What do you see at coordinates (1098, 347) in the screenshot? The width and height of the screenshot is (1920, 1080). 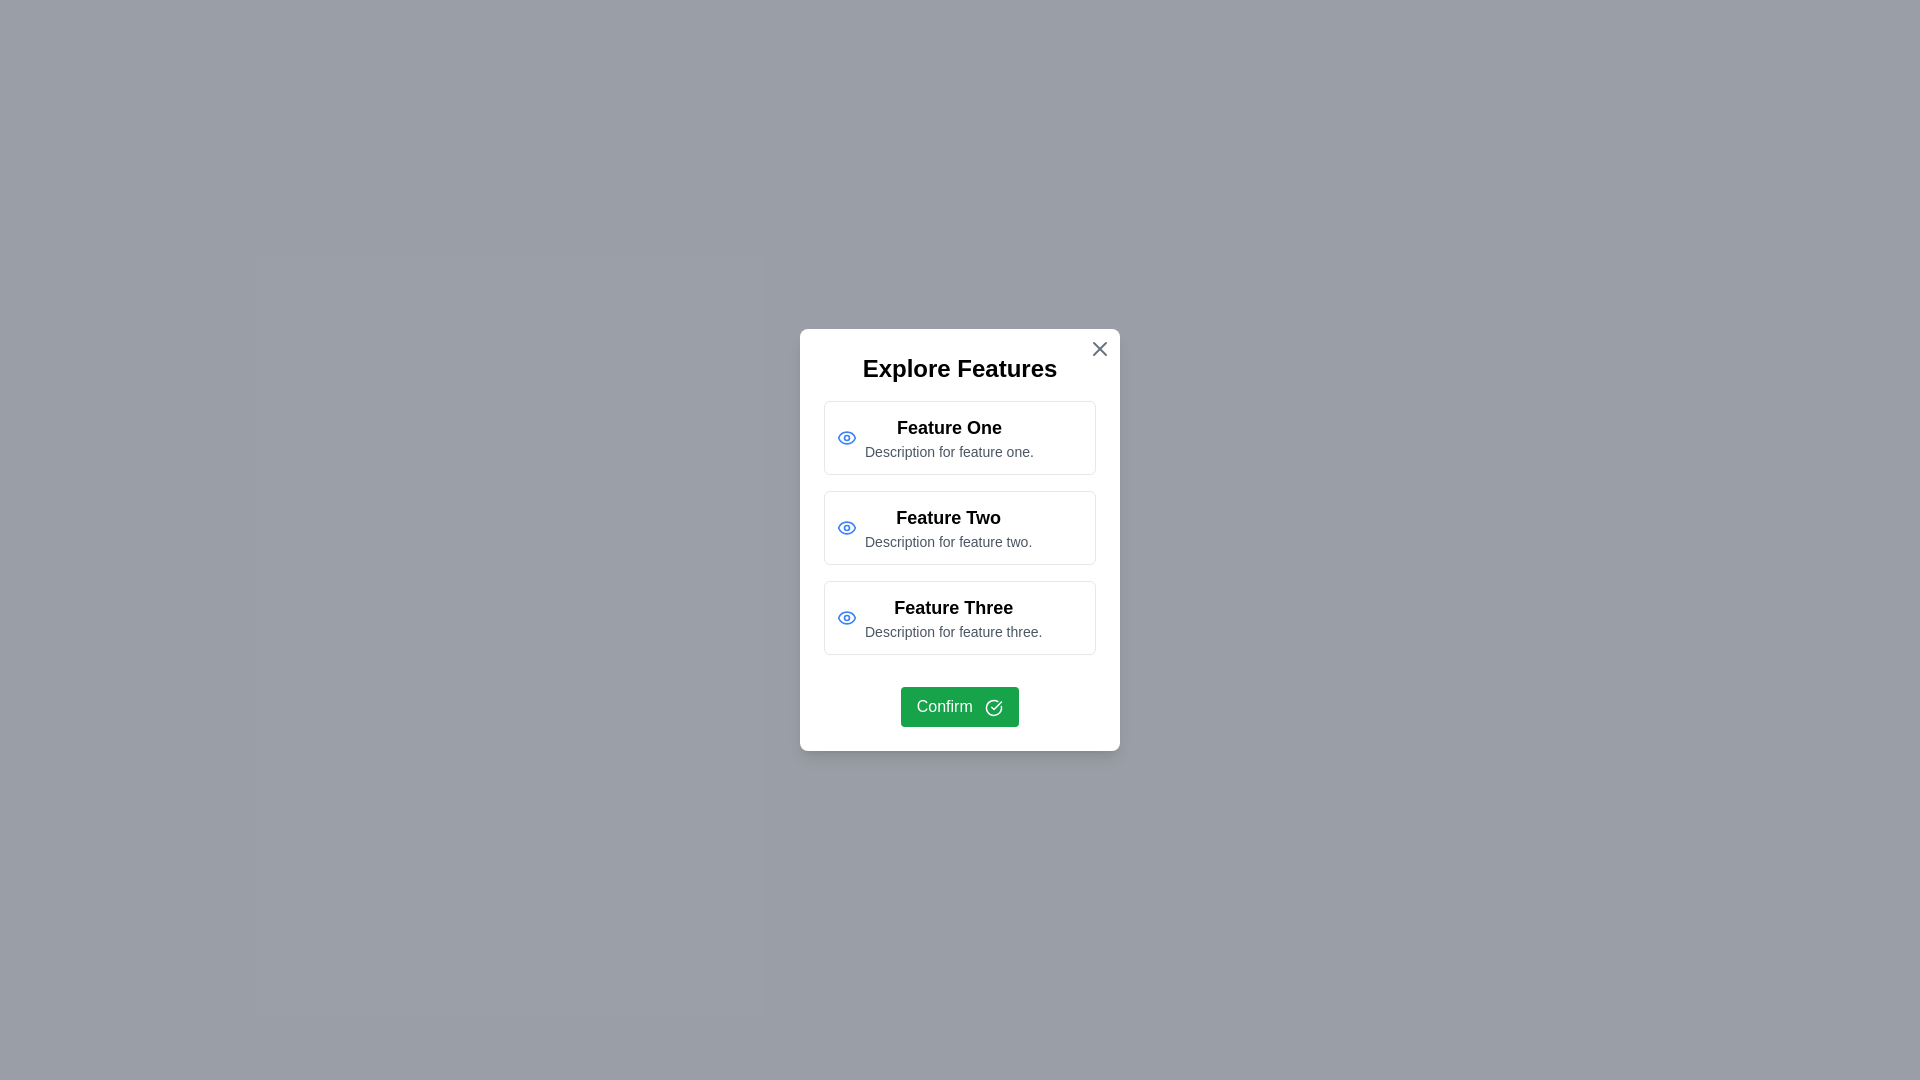 I see `the close button at the top-right corner of the dialog to dismiss it` at bounding box center [1098, 347].